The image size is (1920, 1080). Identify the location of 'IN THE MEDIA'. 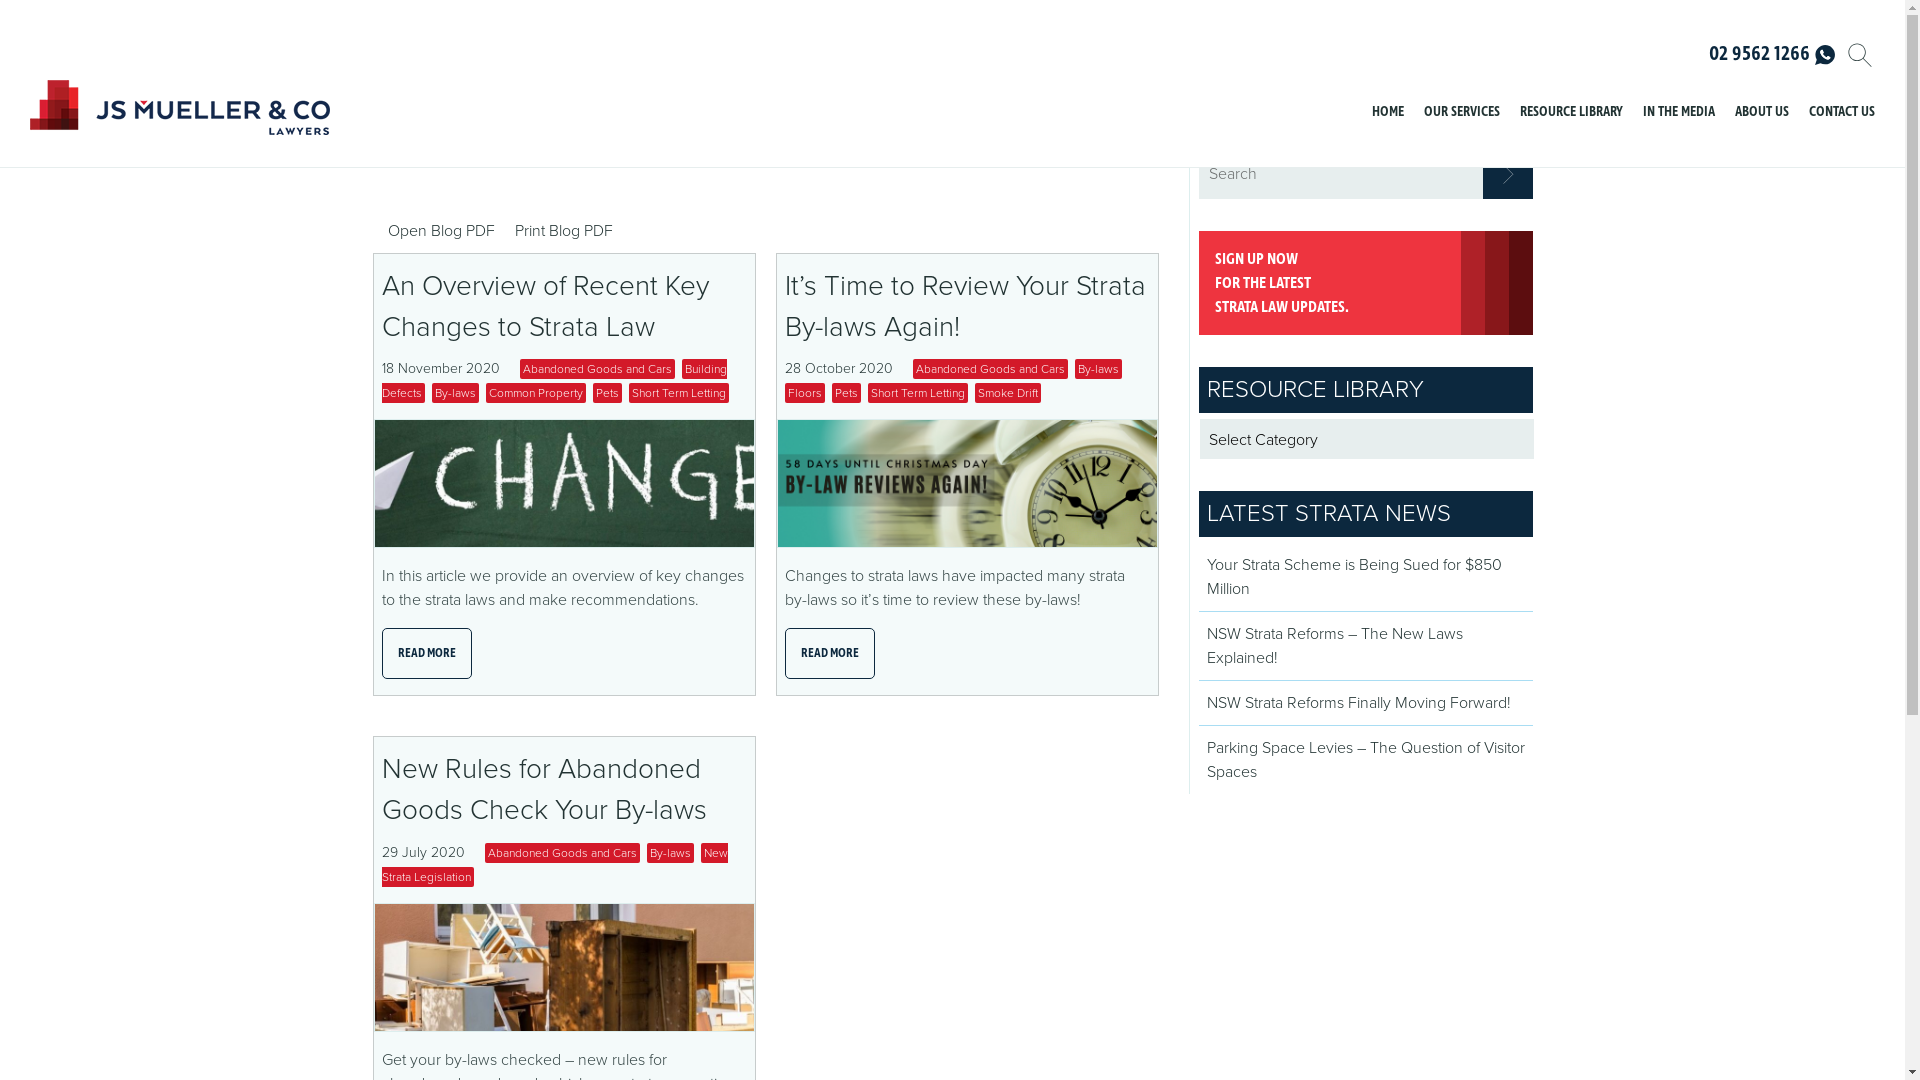
(1679, 114).